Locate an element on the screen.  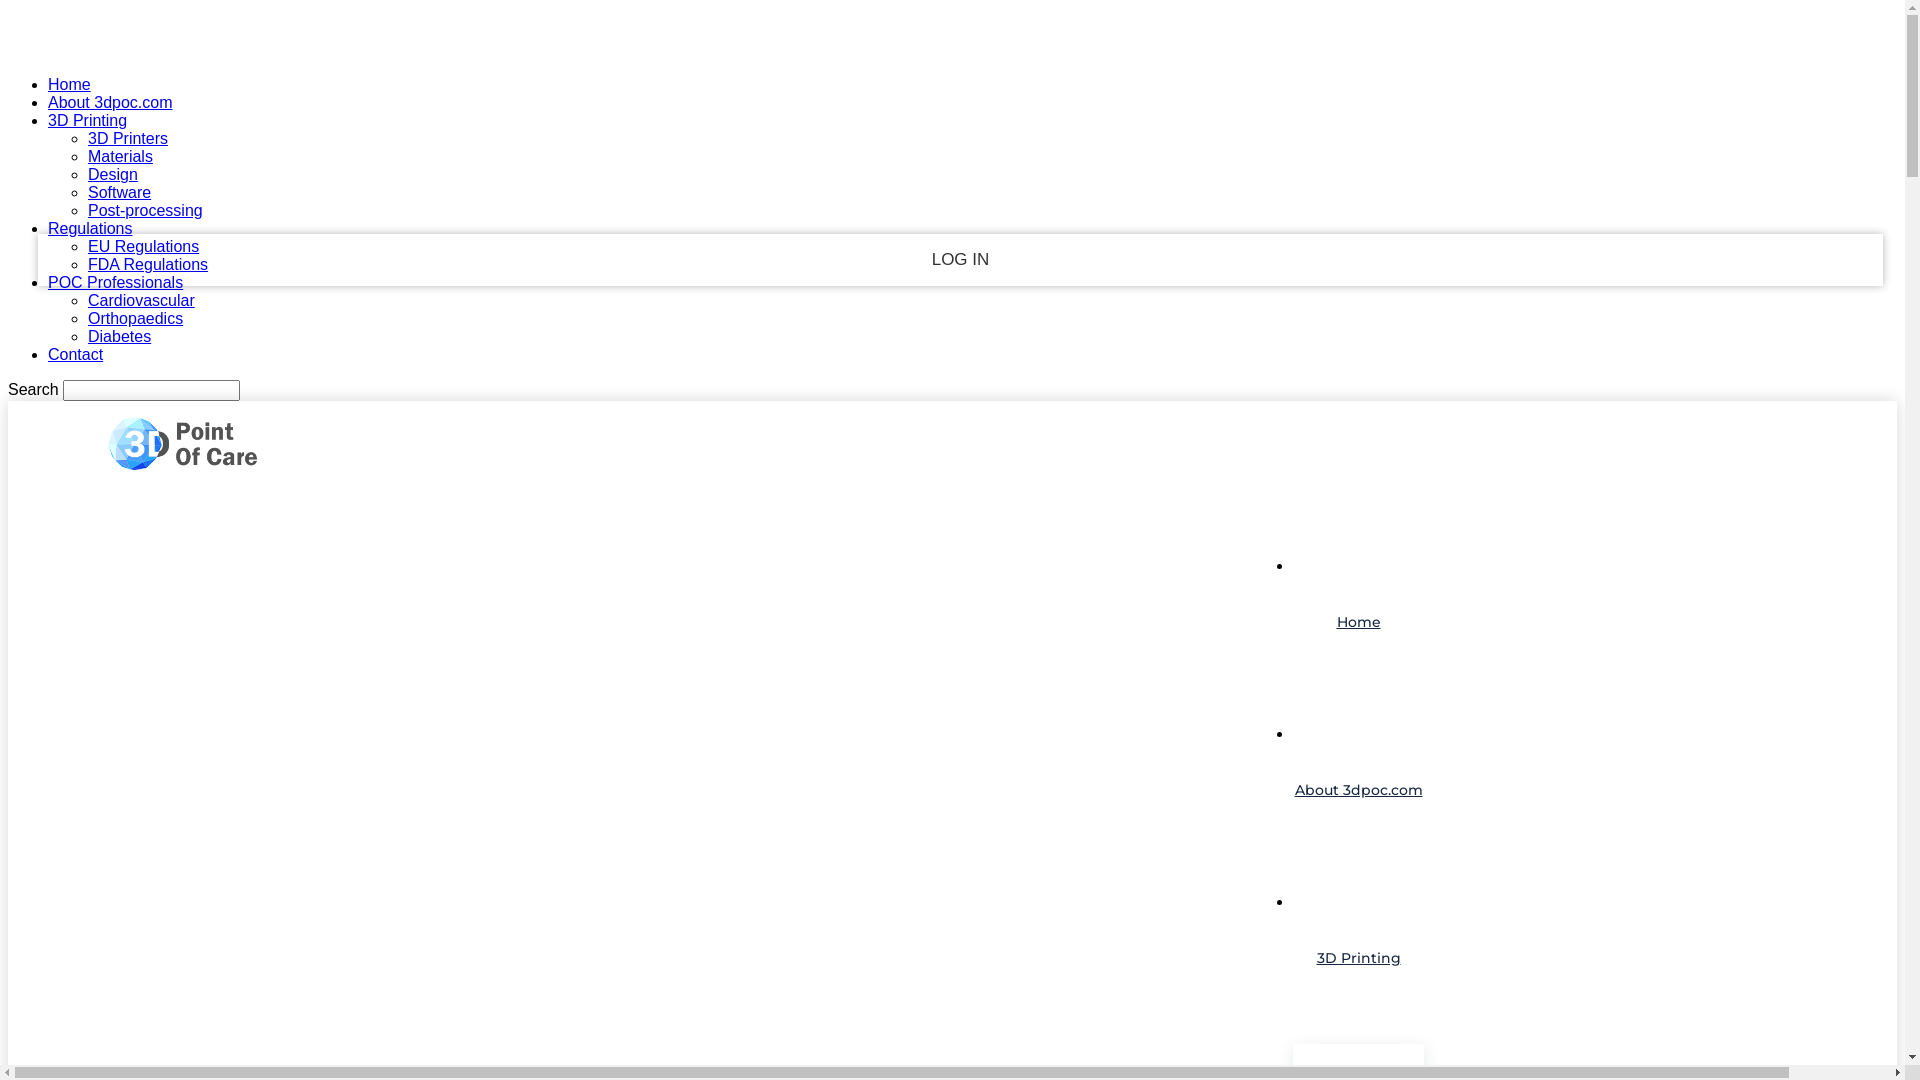
'EU Regulations' is located at coordinates (142, 245).